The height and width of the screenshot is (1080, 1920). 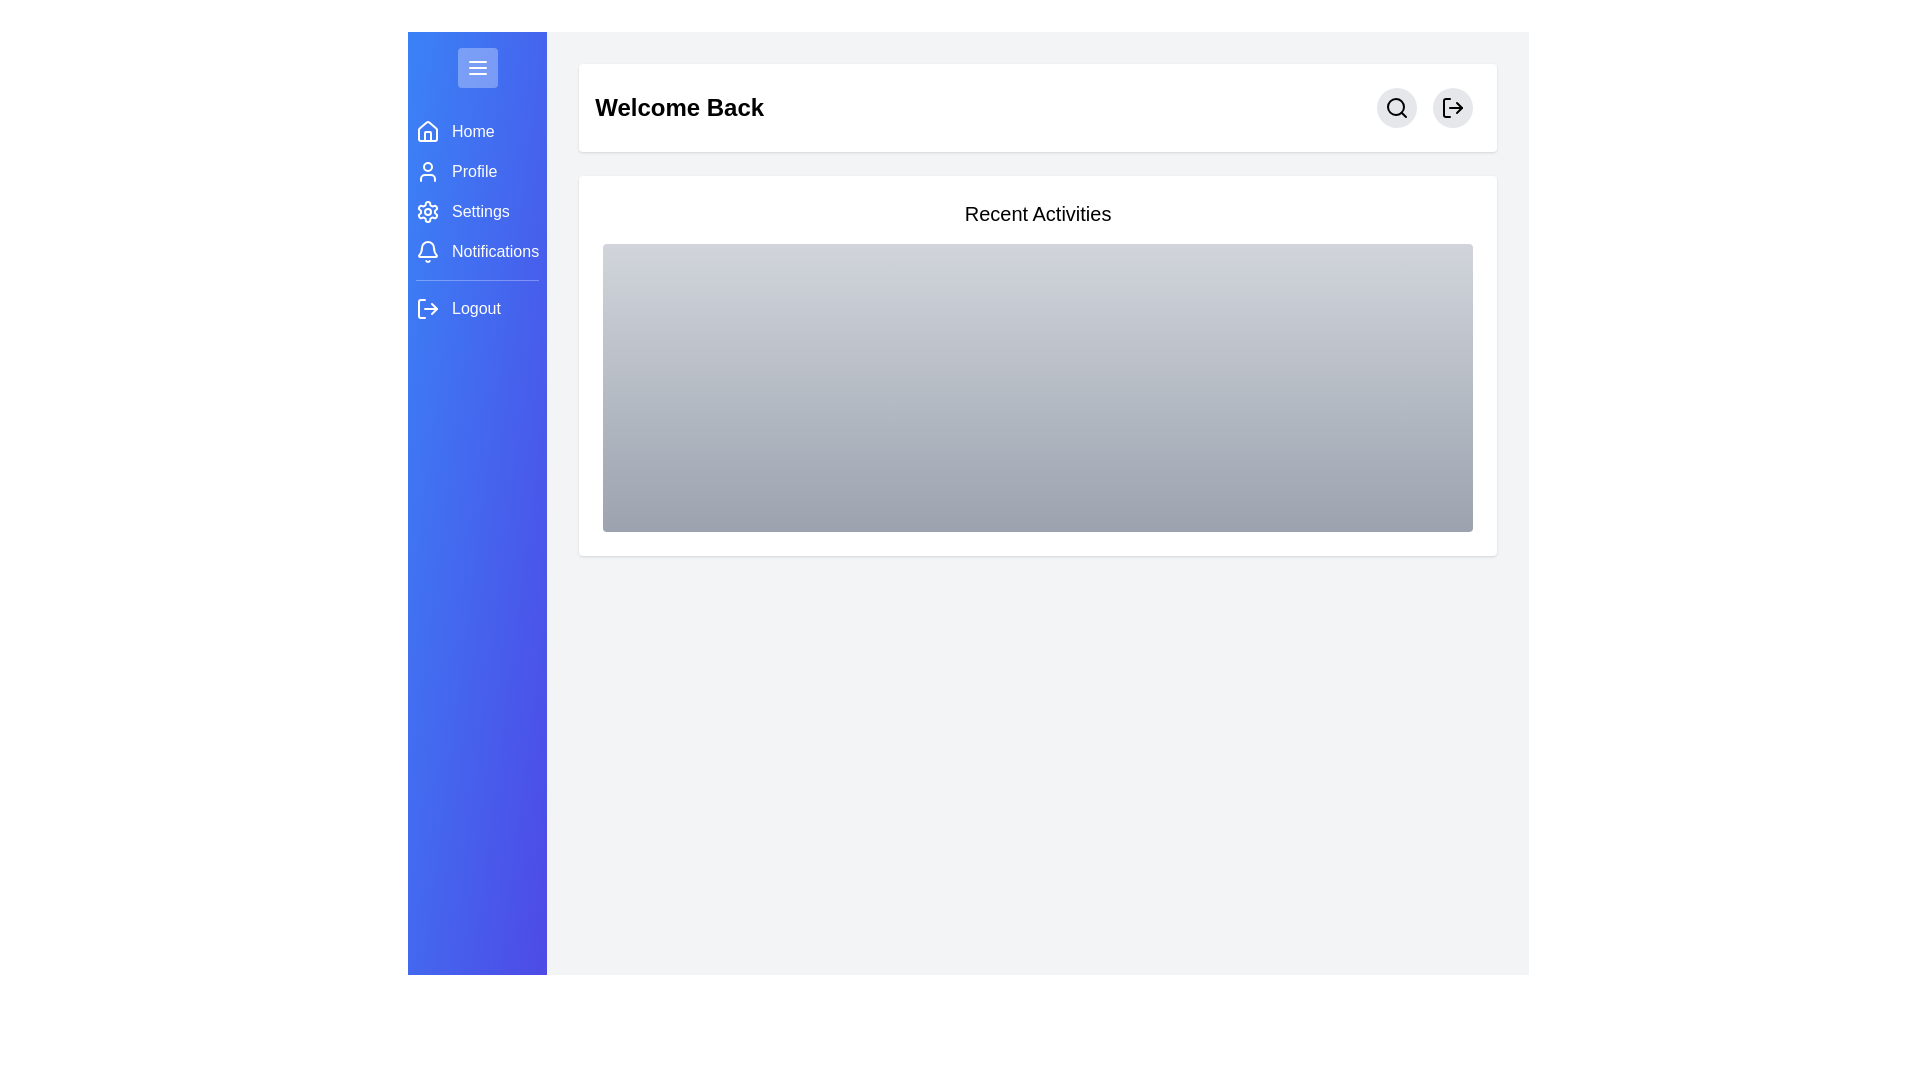 I want to click on the 'Profile' text label located in the vertical navigation menu, so click(x=473, y=171).